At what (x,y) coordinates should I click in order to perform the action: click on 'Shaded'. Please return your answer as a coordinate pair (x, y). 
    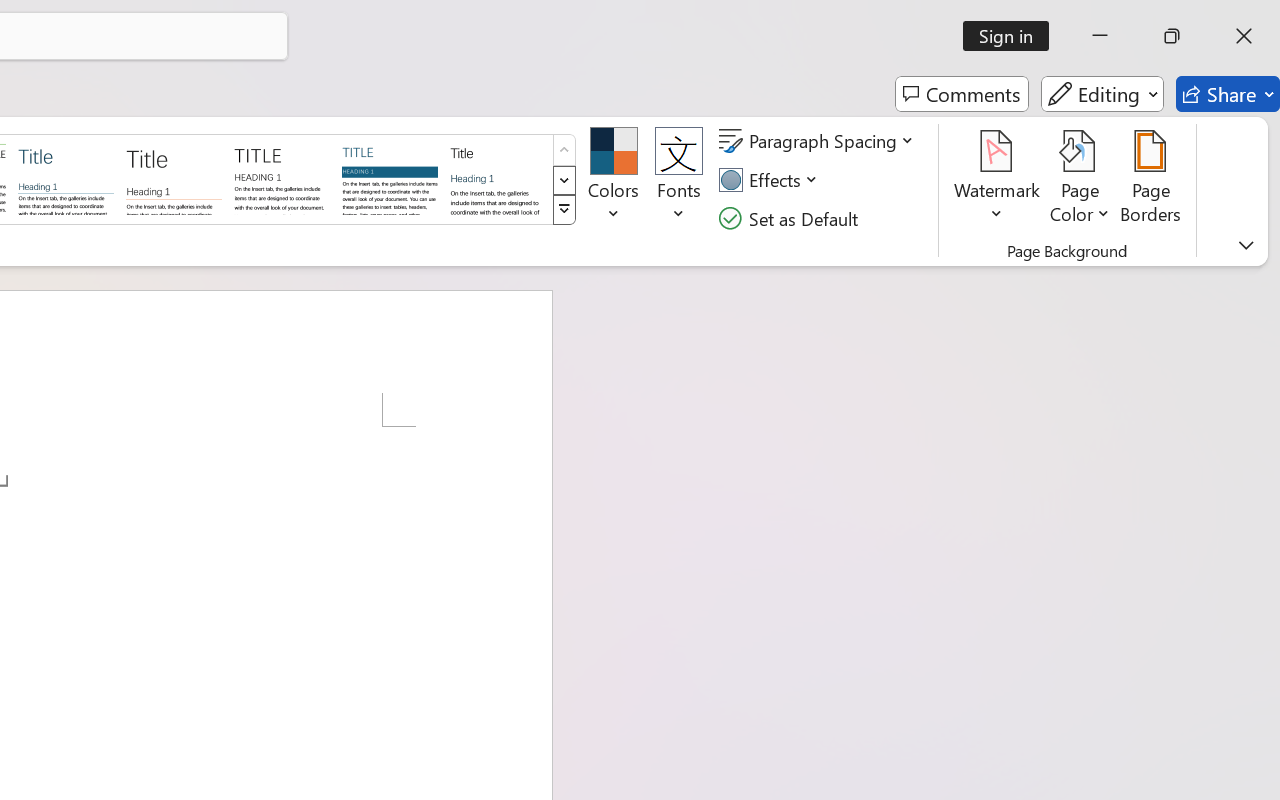
    Looking at the image, I should click on (389, 177).